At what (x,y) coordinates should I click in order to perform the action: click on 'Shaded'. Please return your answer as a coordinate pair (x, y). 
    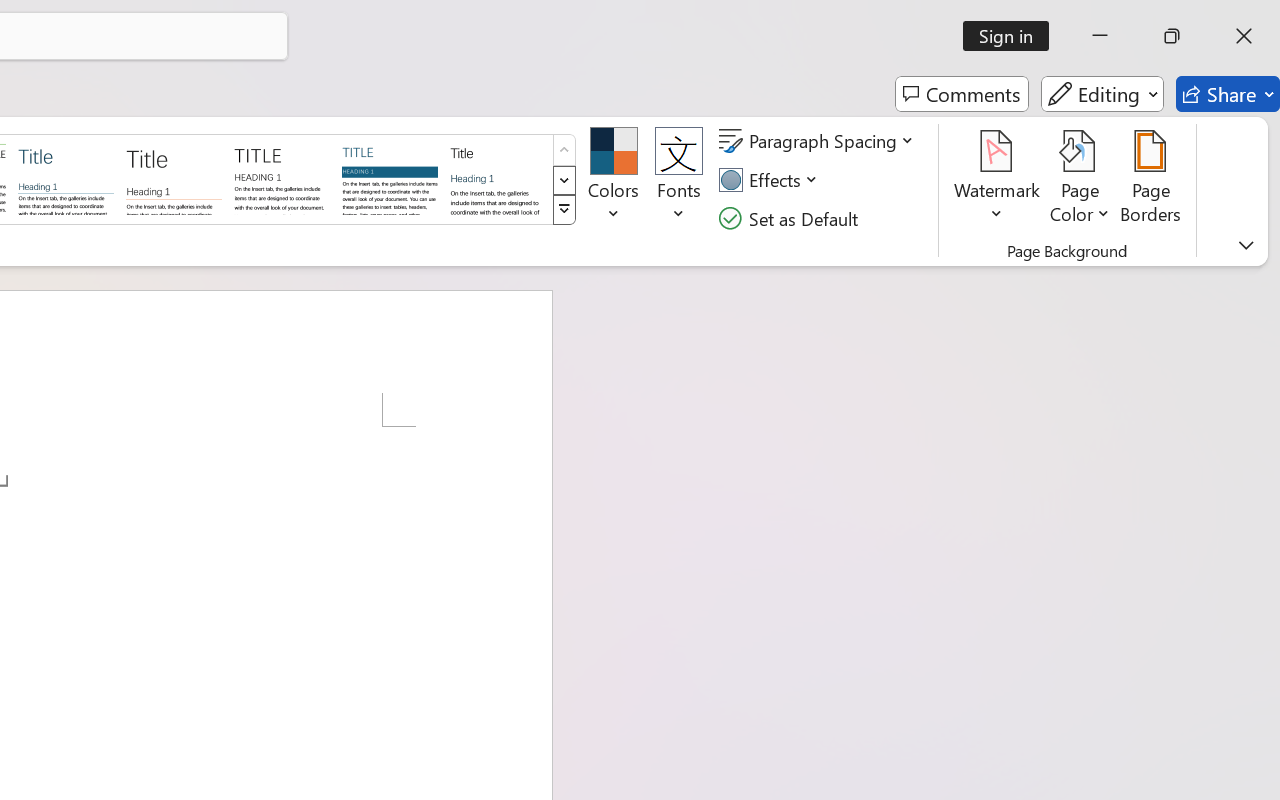
    Looking at the image, I should click on (389, 177).